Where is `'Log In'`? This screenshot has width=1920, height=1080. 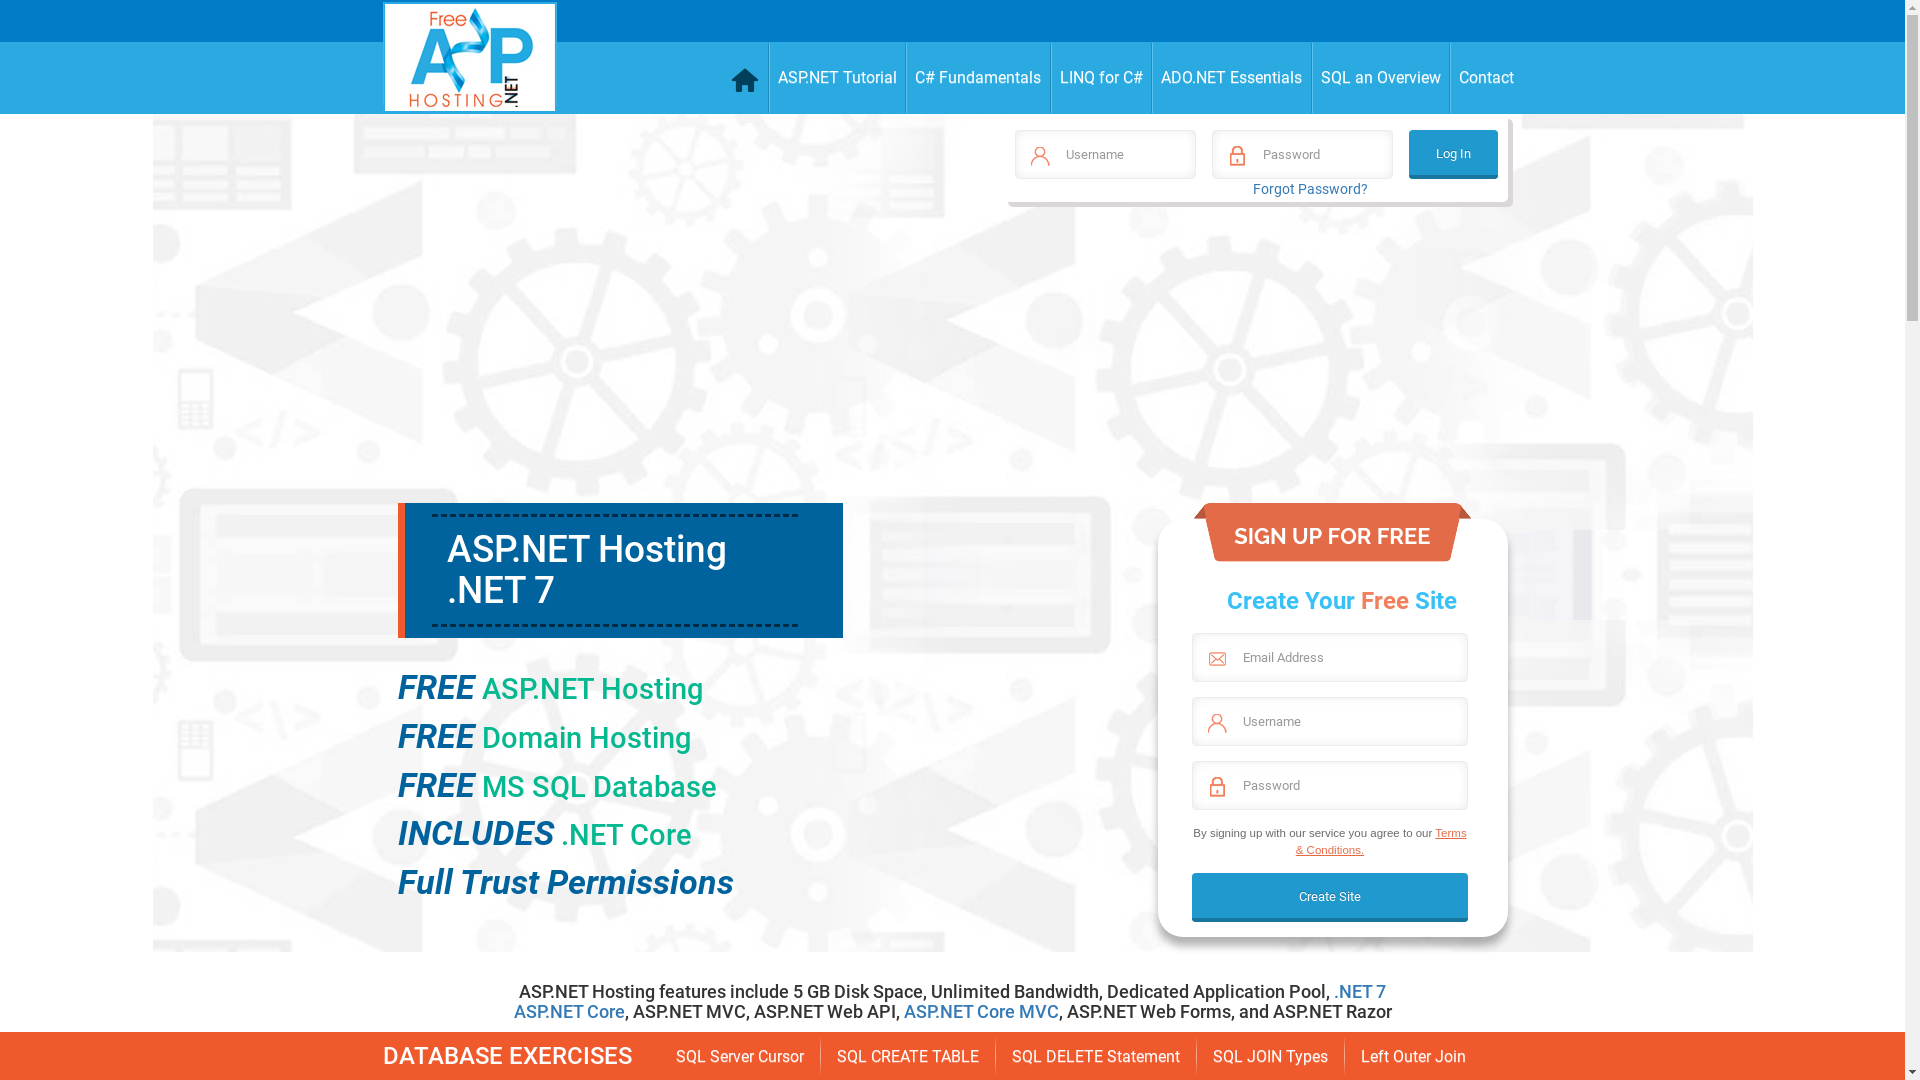
'Log In' is located at coordinates (1408, 153).